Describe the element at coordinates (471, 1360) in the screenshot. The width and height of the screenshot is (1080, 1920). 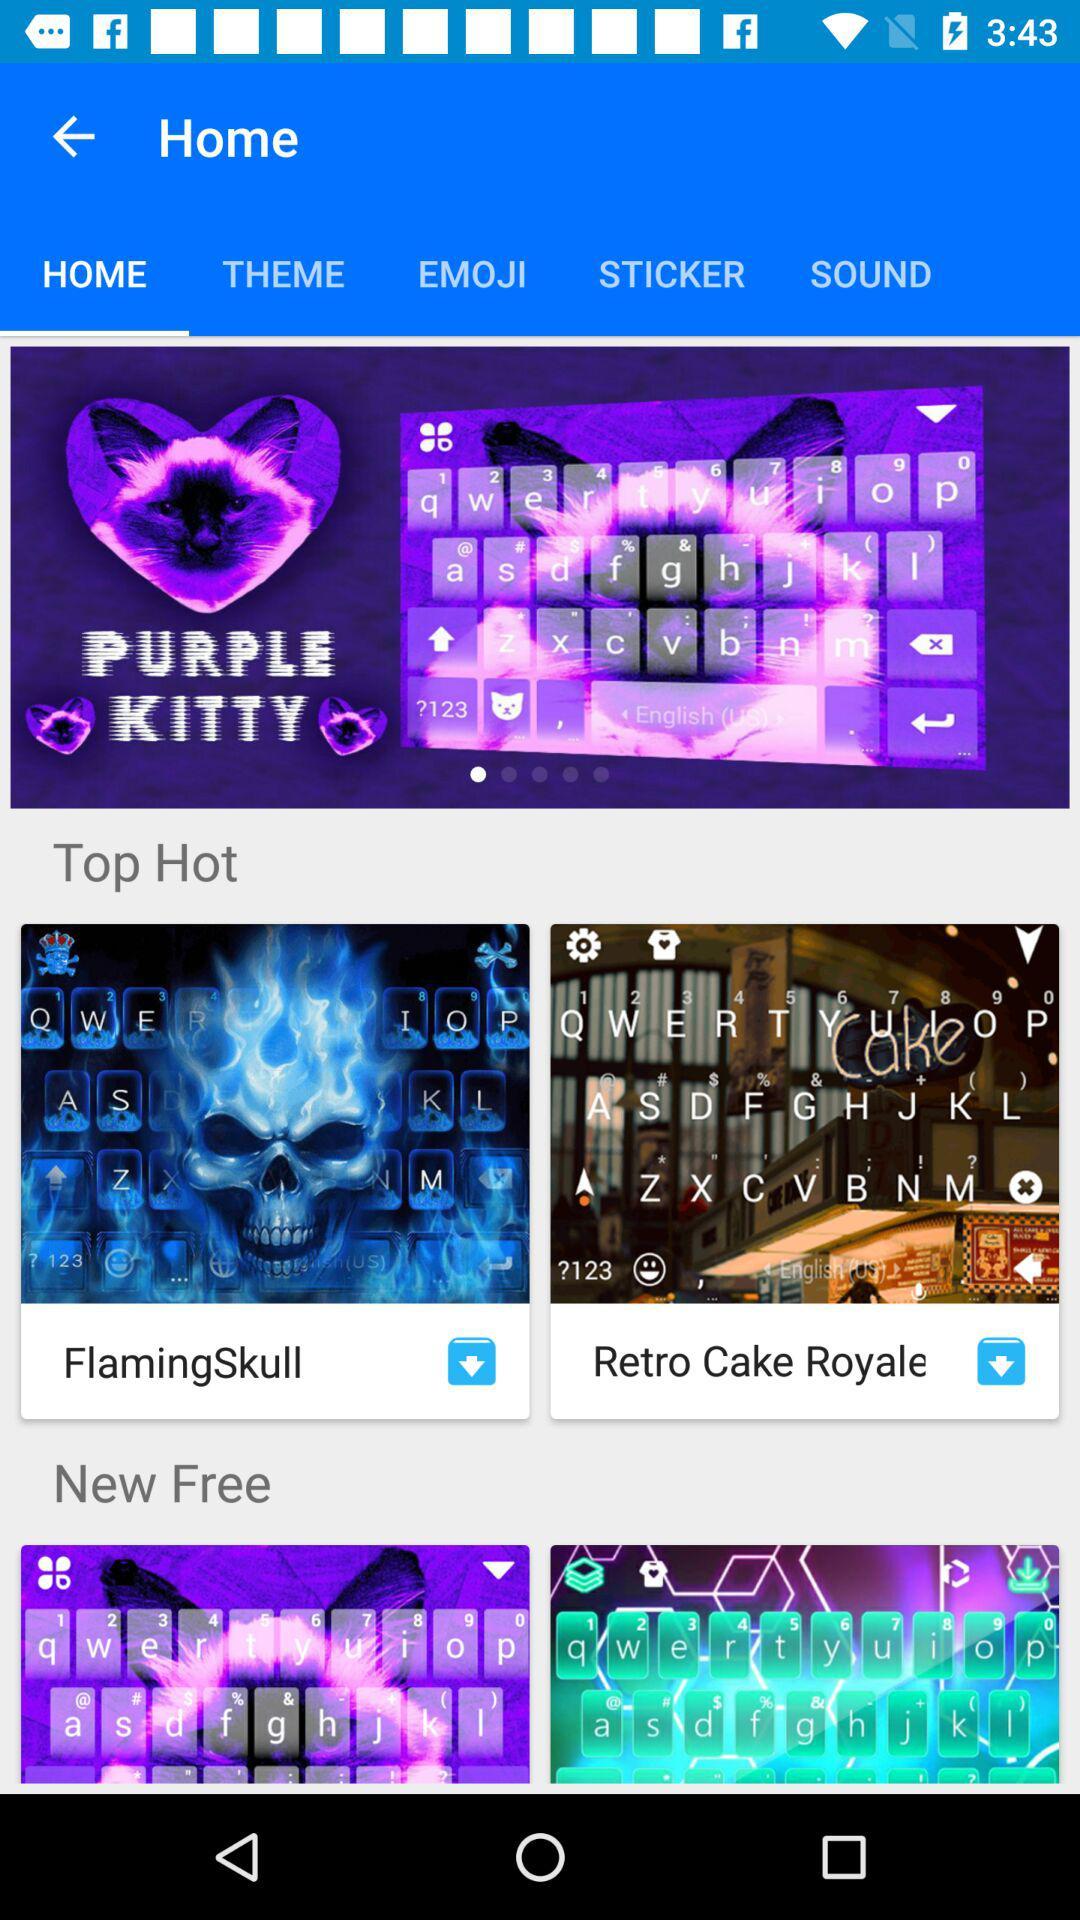
I see `download file` at that location.